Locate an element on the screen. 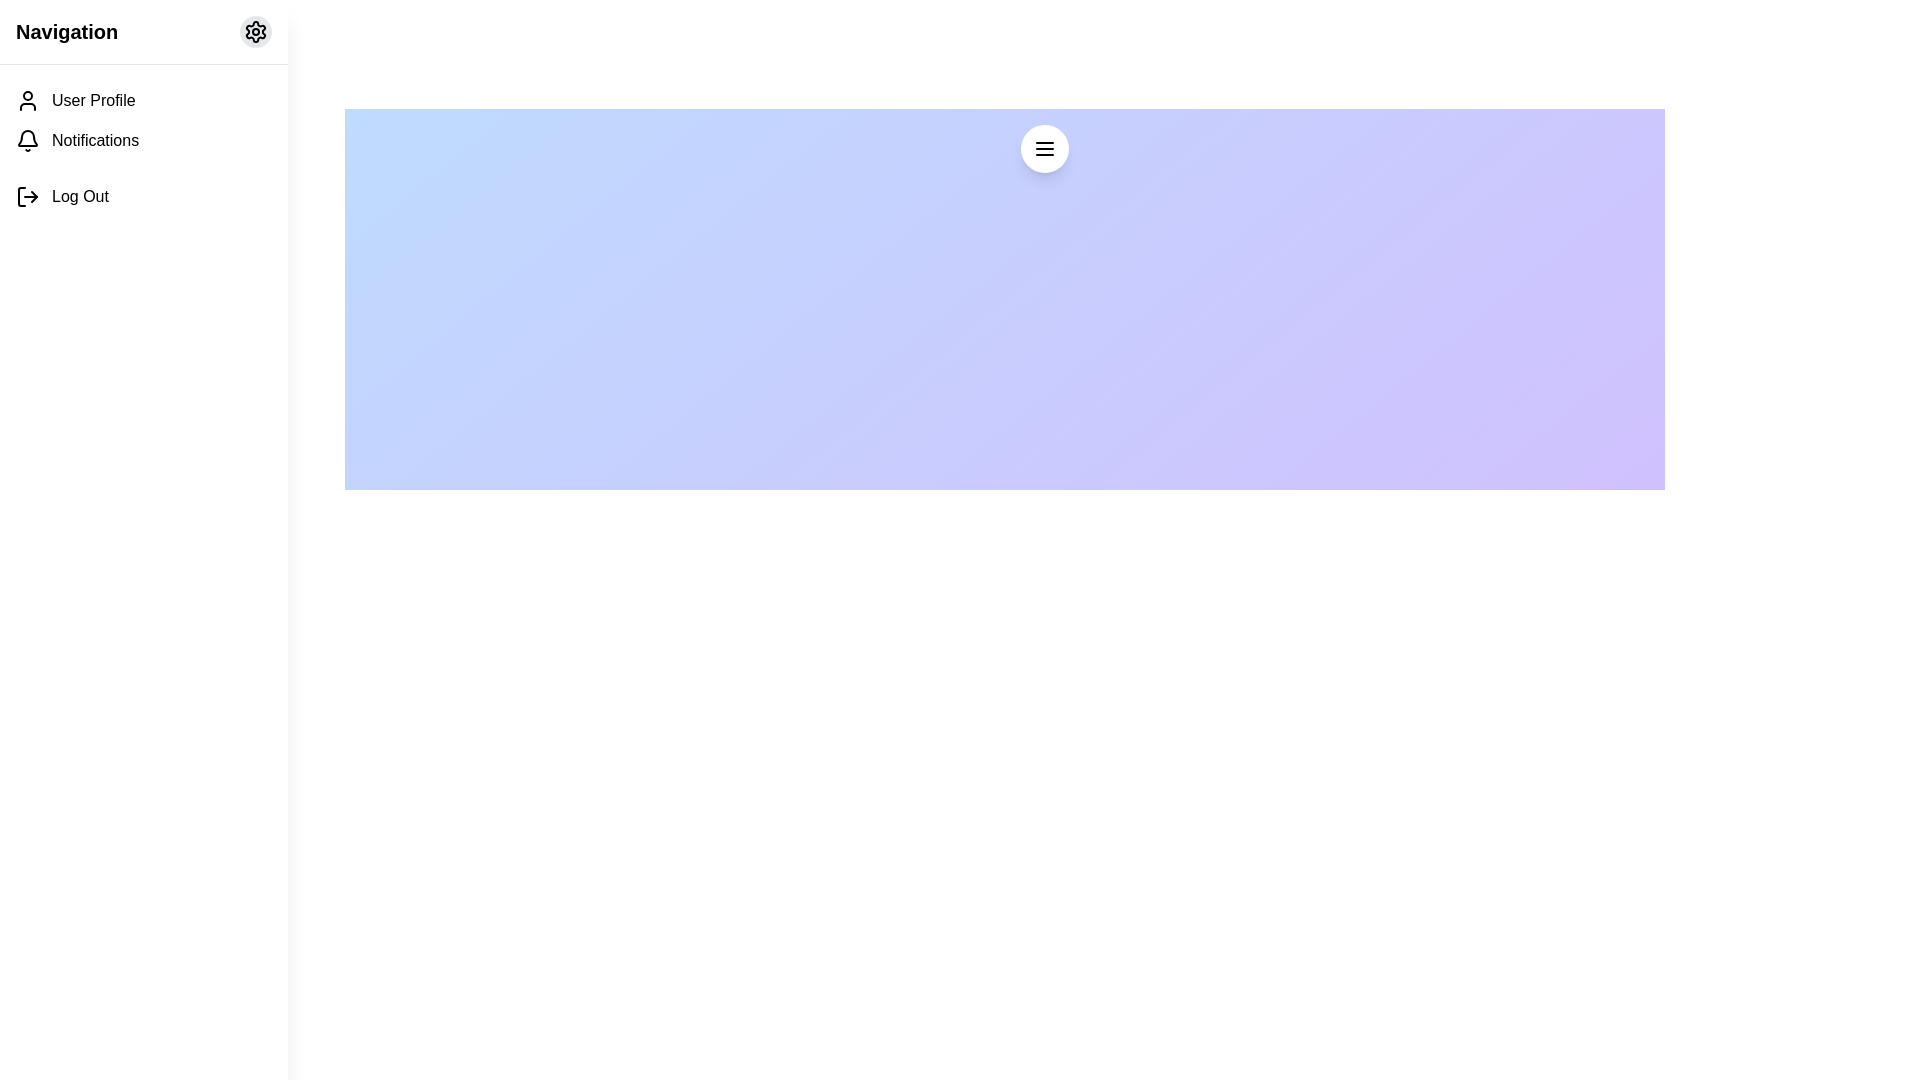 This screenshot has width=1920, height=1080. the floating action button represented as a circle with a white background and three parallel black horizontal lines is located at coordinates (1044, 148).